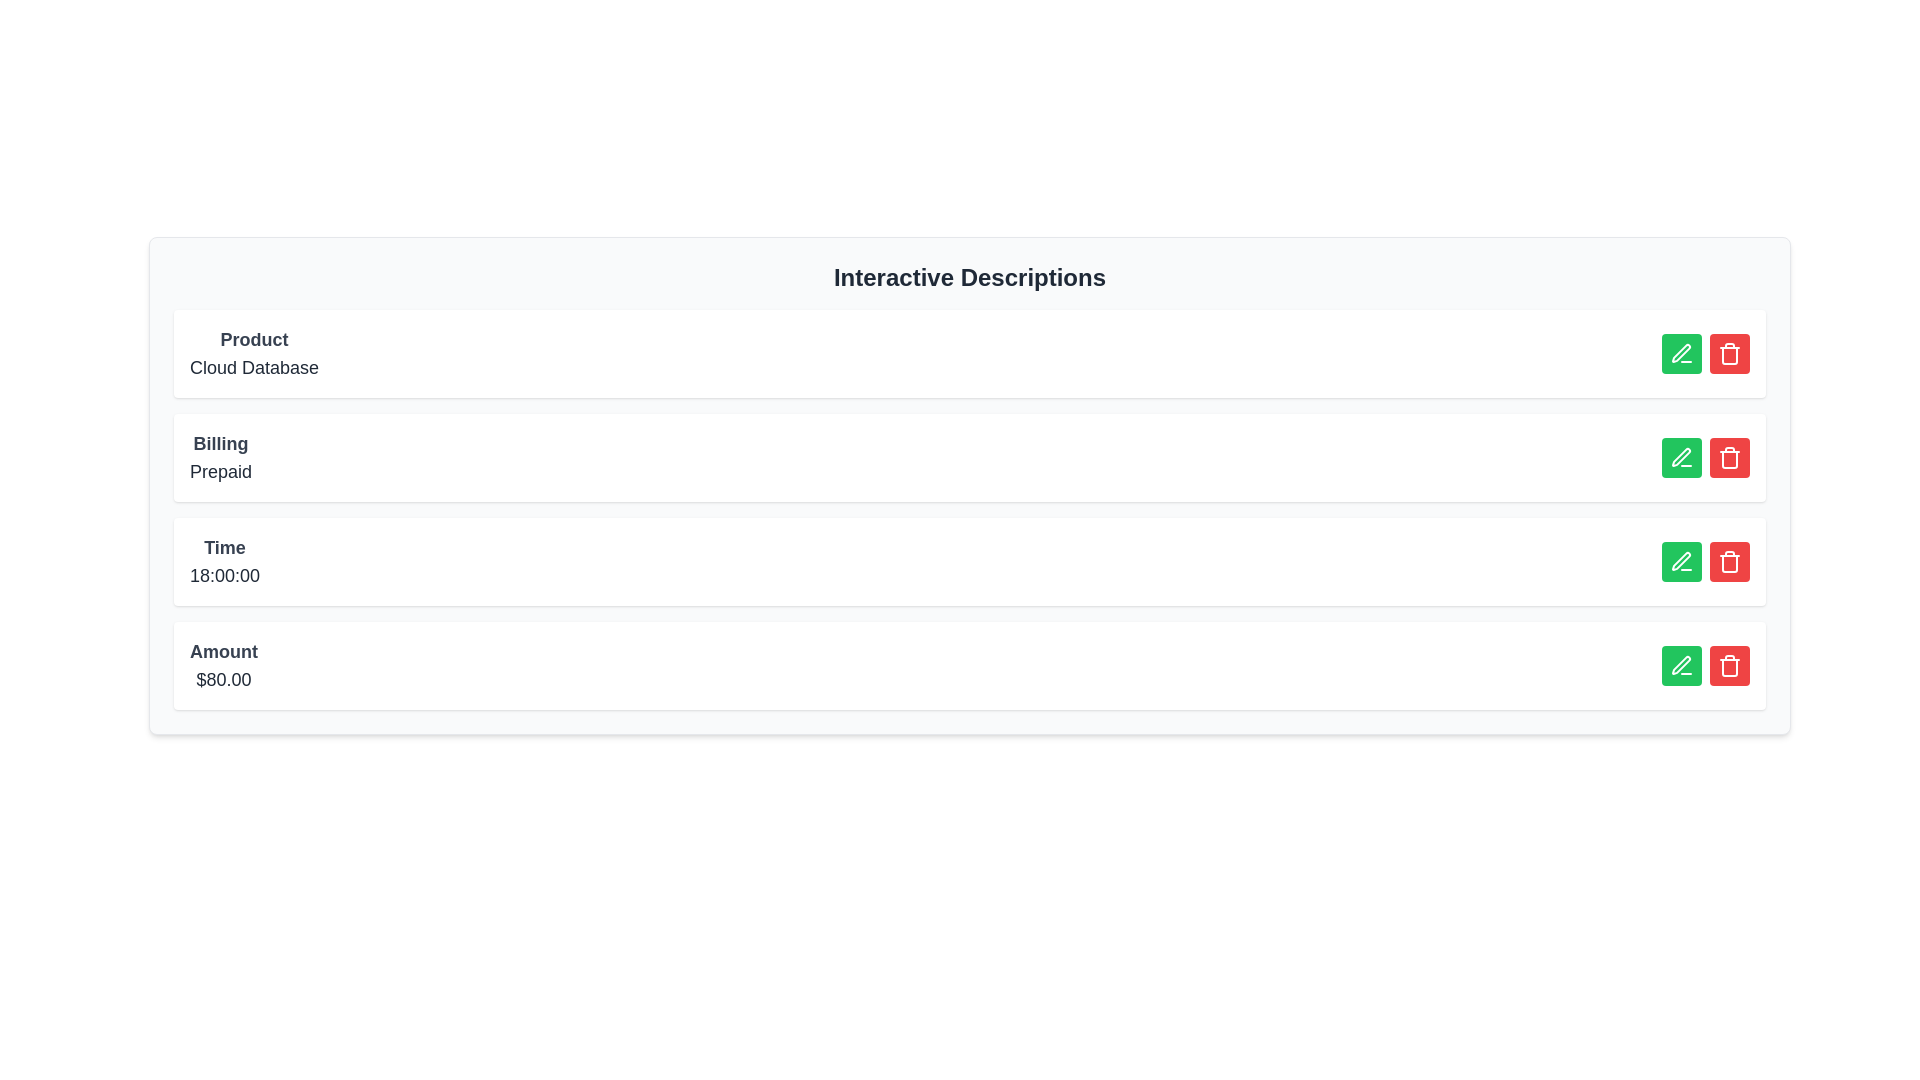 Image resolution: width=1920 pixels, height=1080 pixels. Describe the element at coordinates (224, 666) in the screenshot. I see `the Text display component that shows 'Amount' and '$80.00' in a vertical stack with a white background, located in the bottom-most entry of a list, just left of two interactive buttons` at that location.